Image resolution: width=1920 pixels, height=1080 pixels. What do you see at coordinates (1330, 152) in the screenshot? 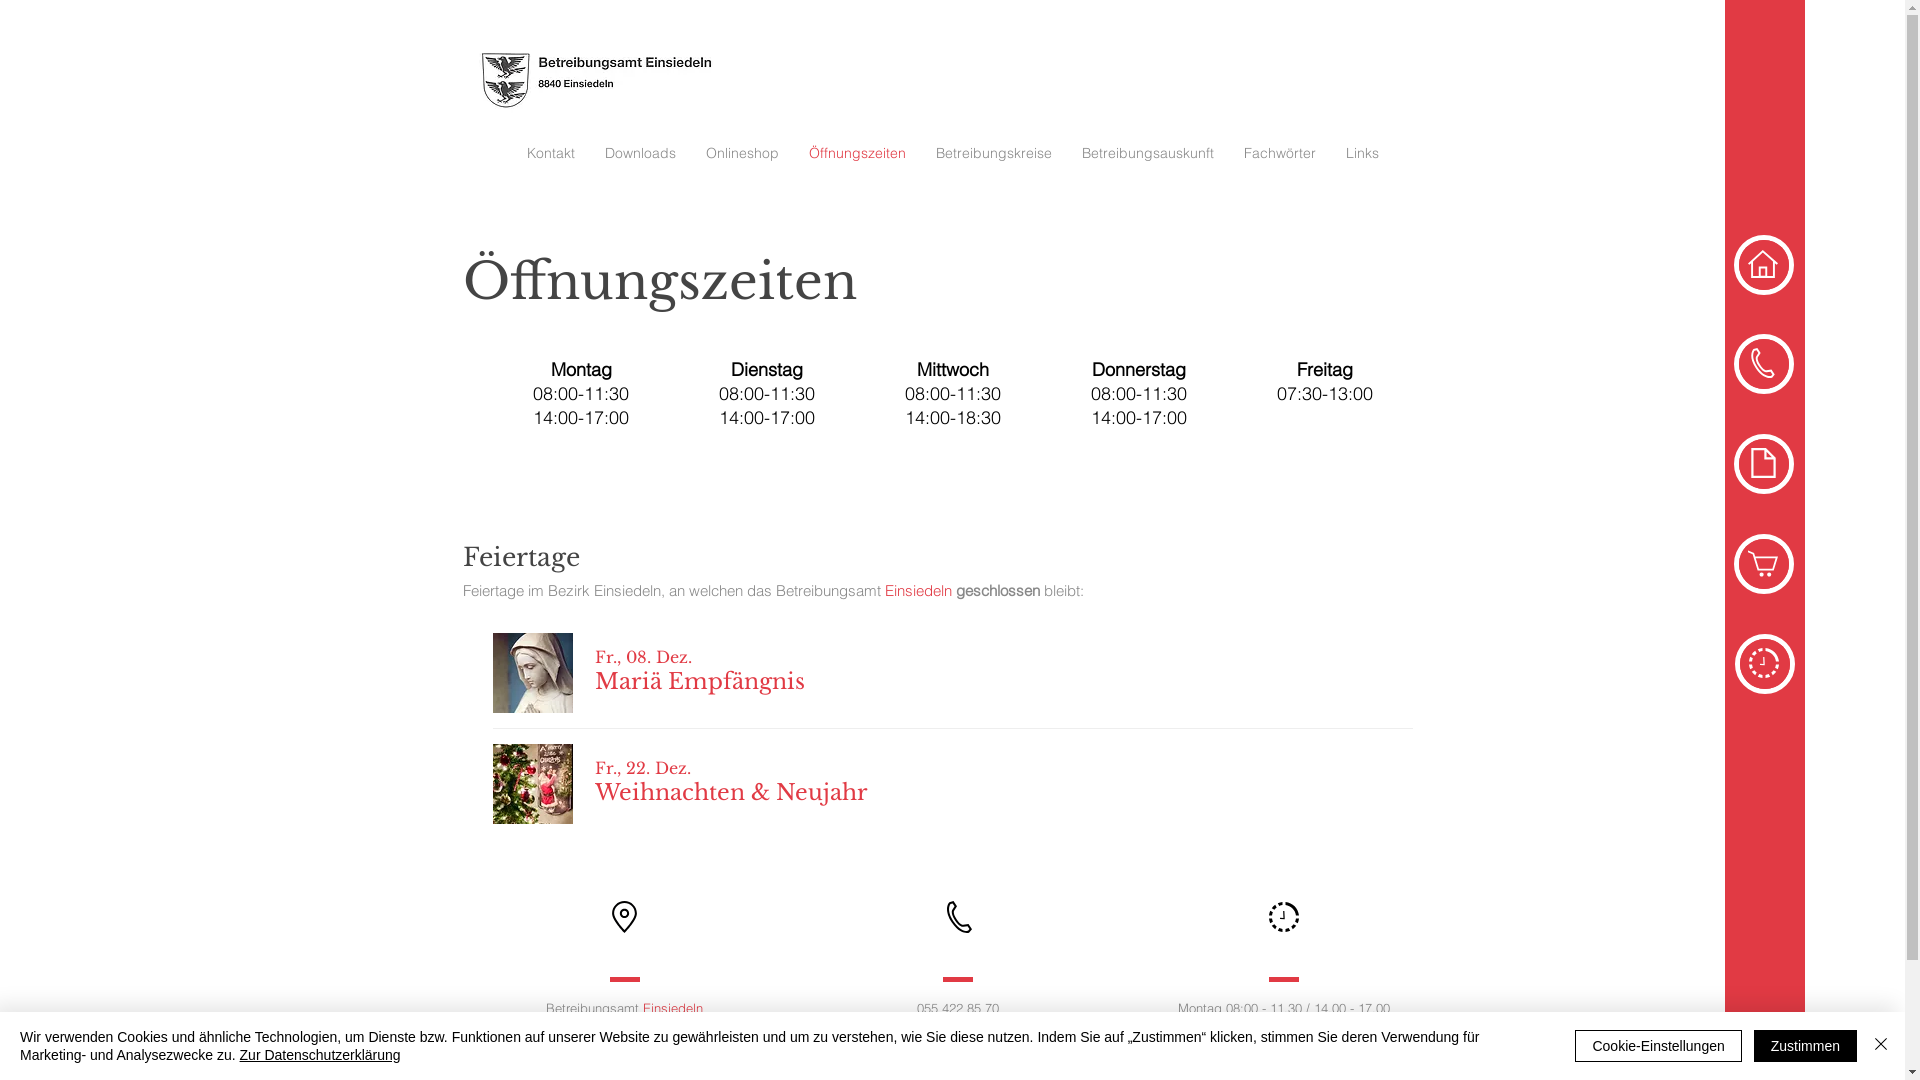
I see `'Links'` at bounding box center [1330, 152].